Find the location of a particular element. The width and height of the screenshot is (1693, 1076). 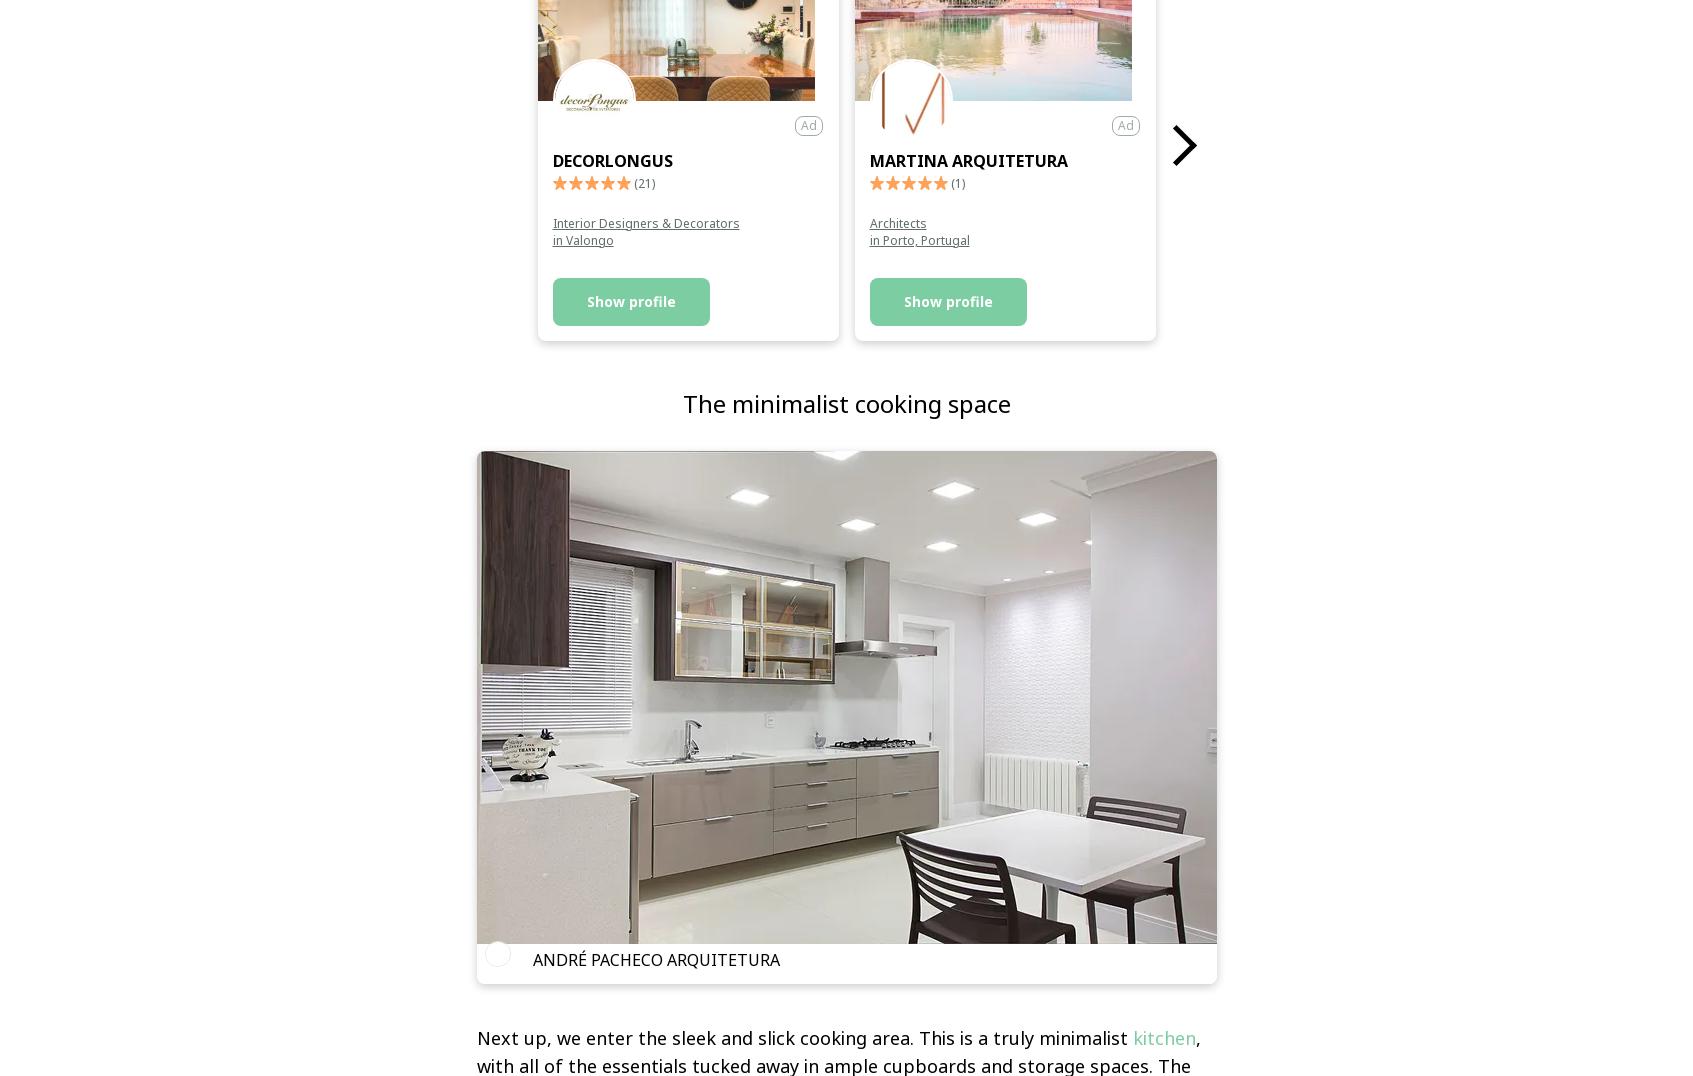

'Martina Arquitetura' is located at coordinates (967, 160).